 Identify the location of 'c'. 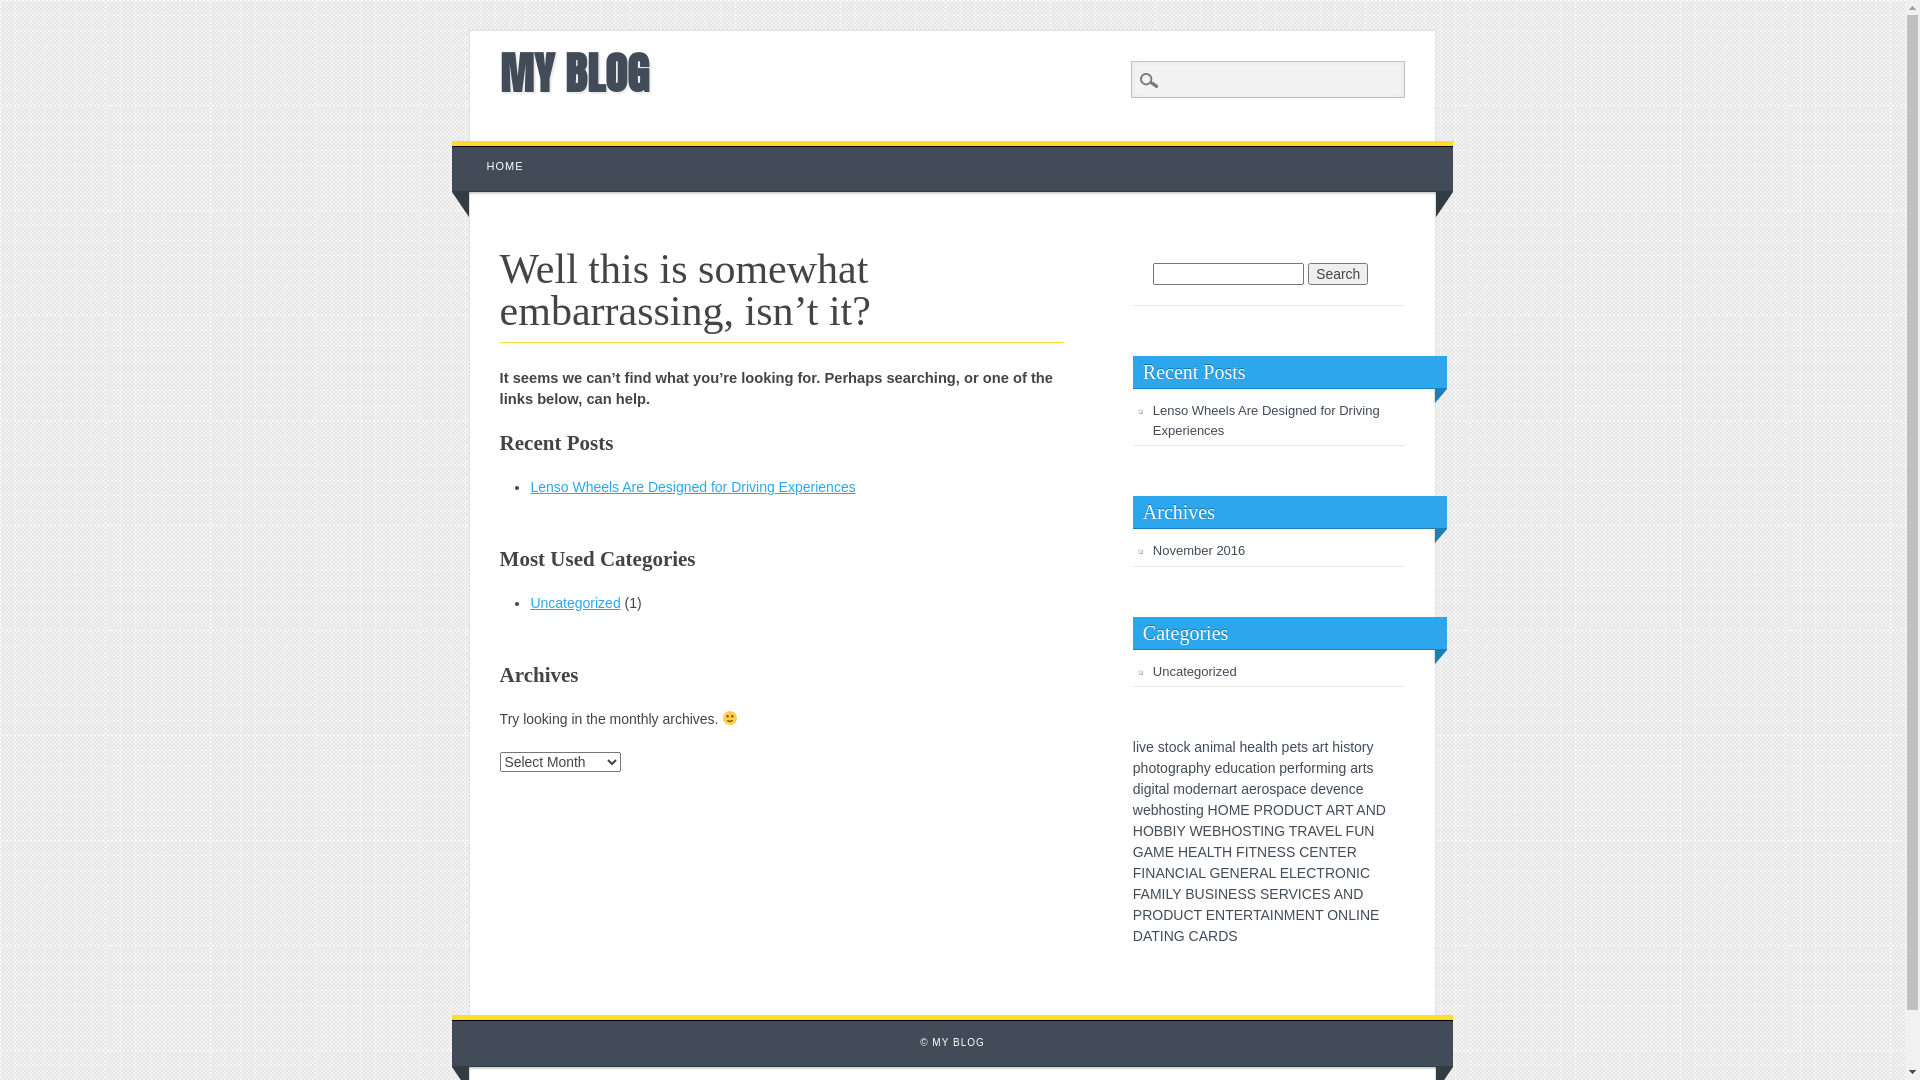
(1291, 788).